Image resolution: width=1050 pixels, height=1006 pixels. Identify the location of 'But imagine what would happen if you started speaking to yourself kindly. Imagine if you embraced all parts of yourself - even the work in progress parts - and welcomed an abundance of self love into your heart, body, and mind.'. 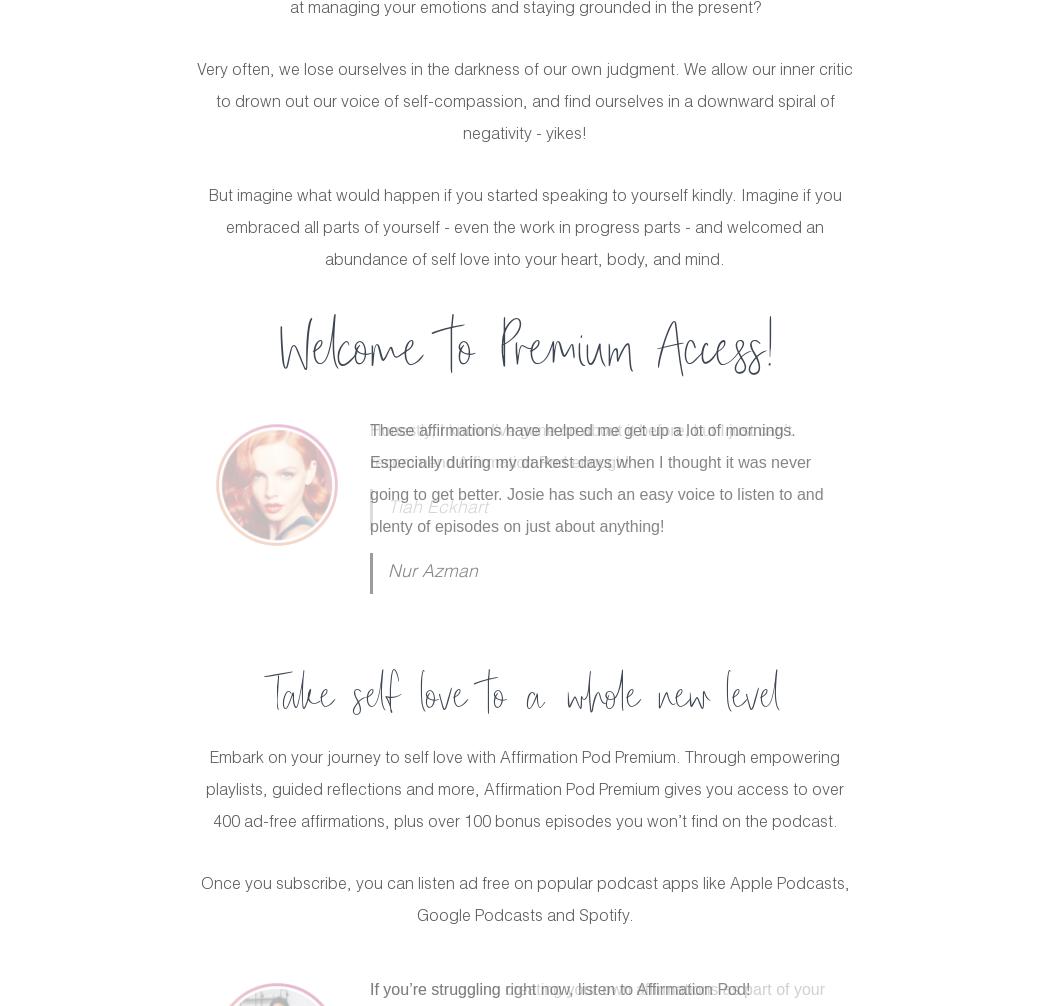
(523, 229).